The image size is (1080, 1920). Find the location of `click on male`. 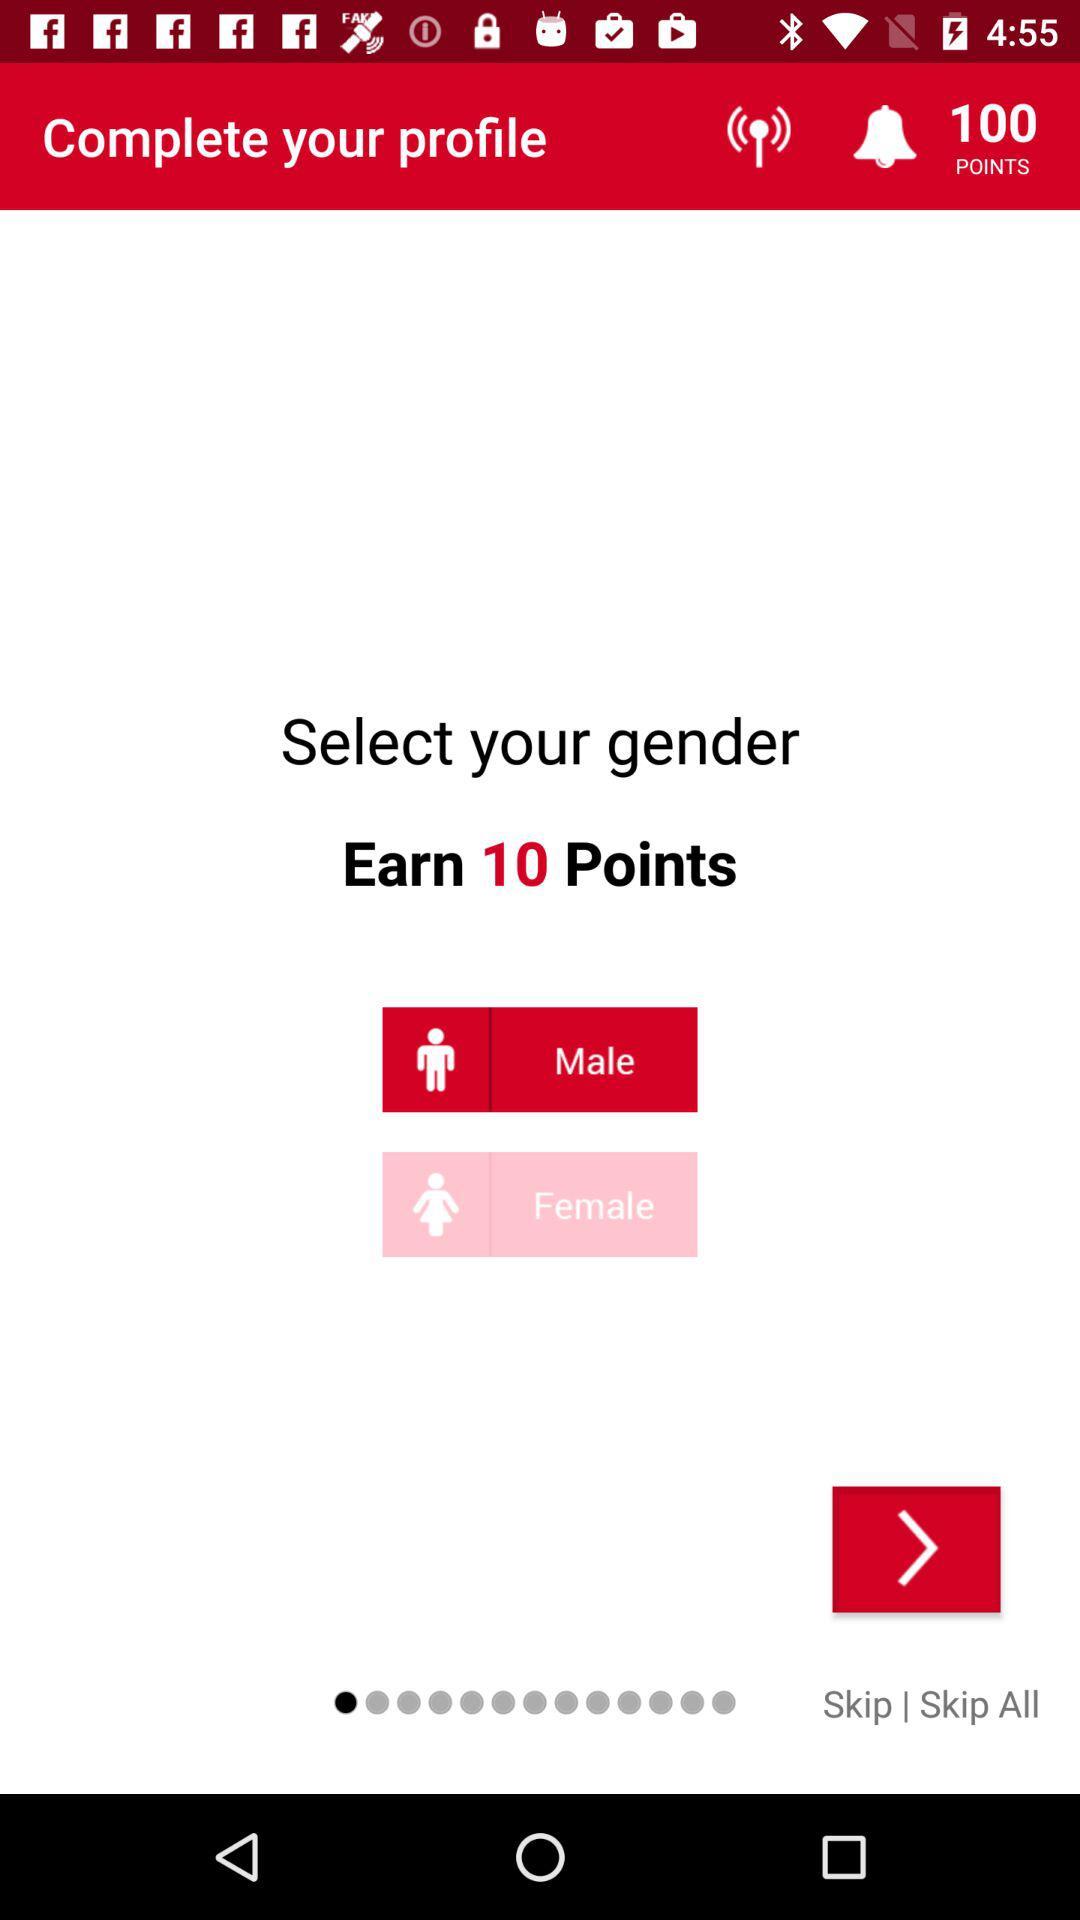

click on male is located at coordinates (540, 1058).